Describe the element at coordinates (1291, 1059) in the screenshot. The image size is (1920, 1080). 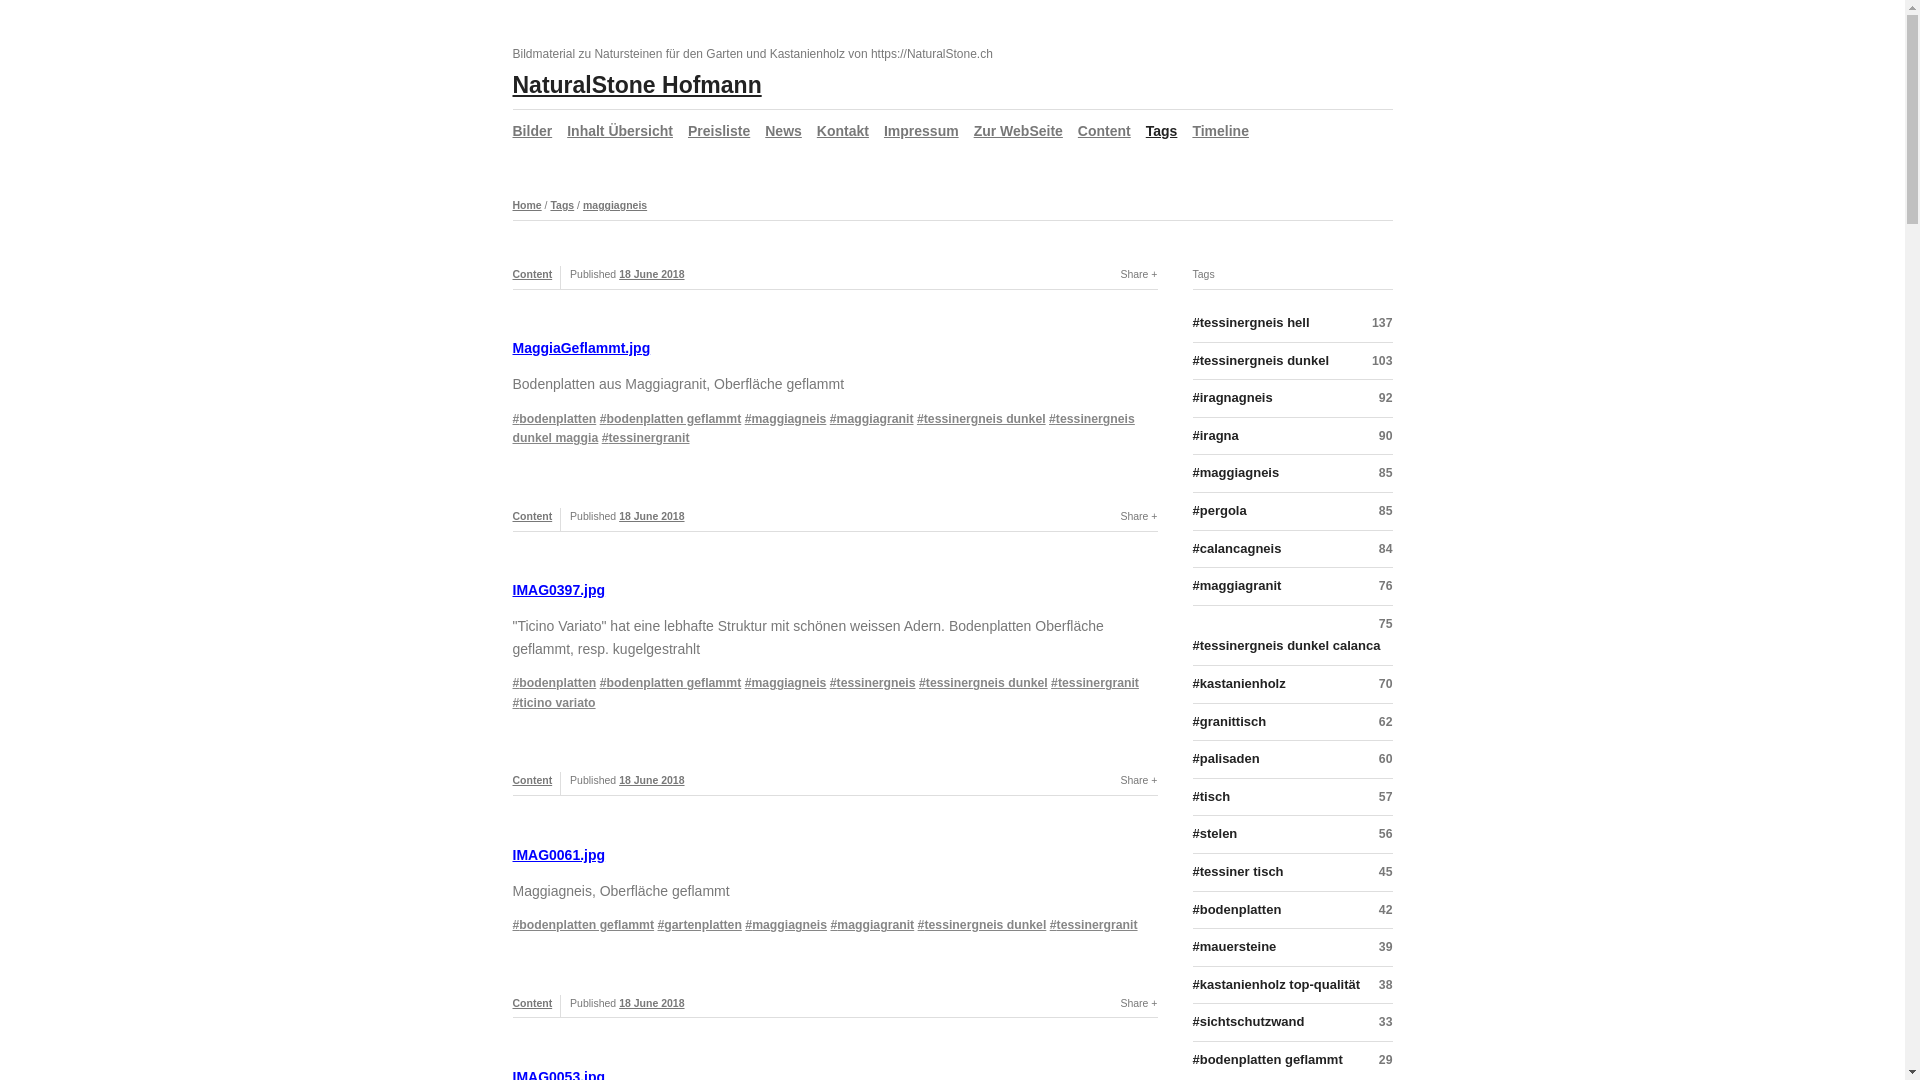
I see `'29` at that location.